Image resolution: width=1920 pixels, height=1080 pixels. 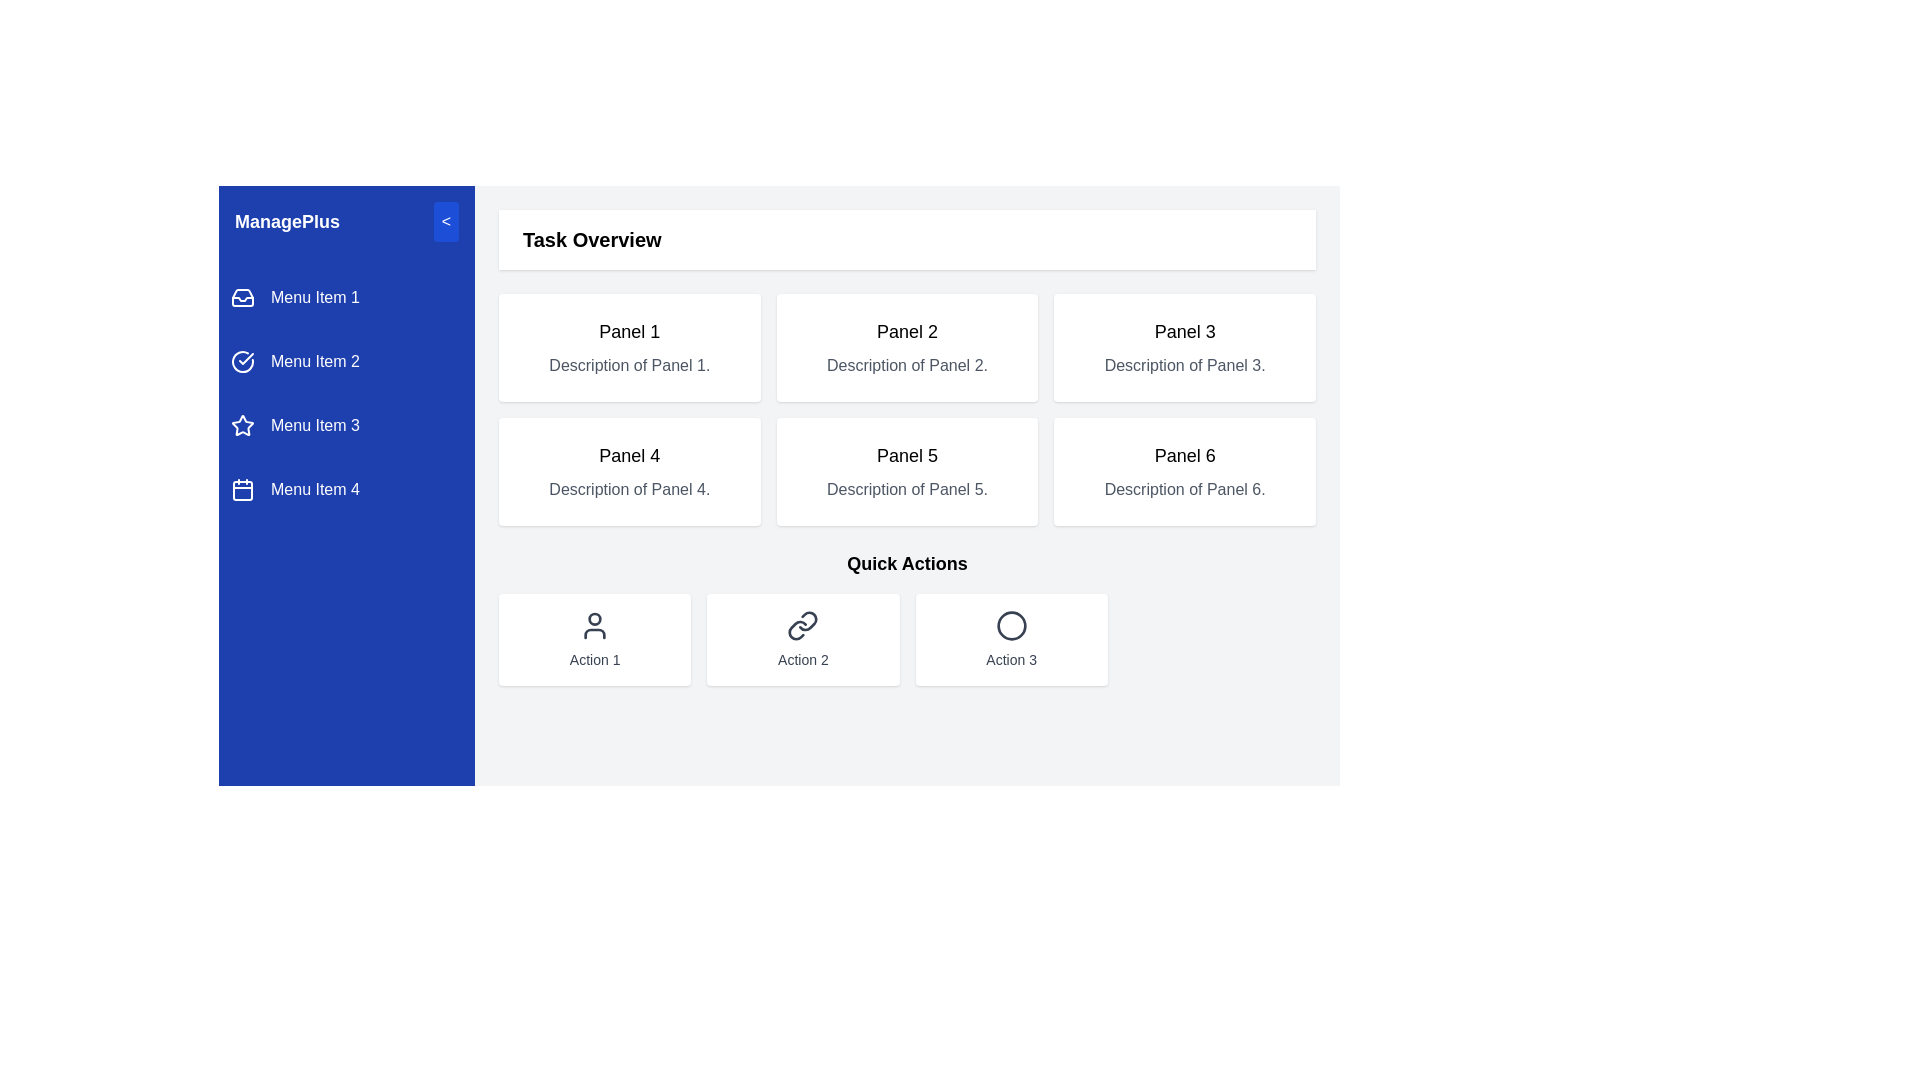 What do you see at coordinates (628, 489) in the screenshot?
I see `the static text label providing additional detail about the 'Panel 4' section, located in the lower portion of the third card in the second row of the card grid layout` at bounding box center [628, 489].